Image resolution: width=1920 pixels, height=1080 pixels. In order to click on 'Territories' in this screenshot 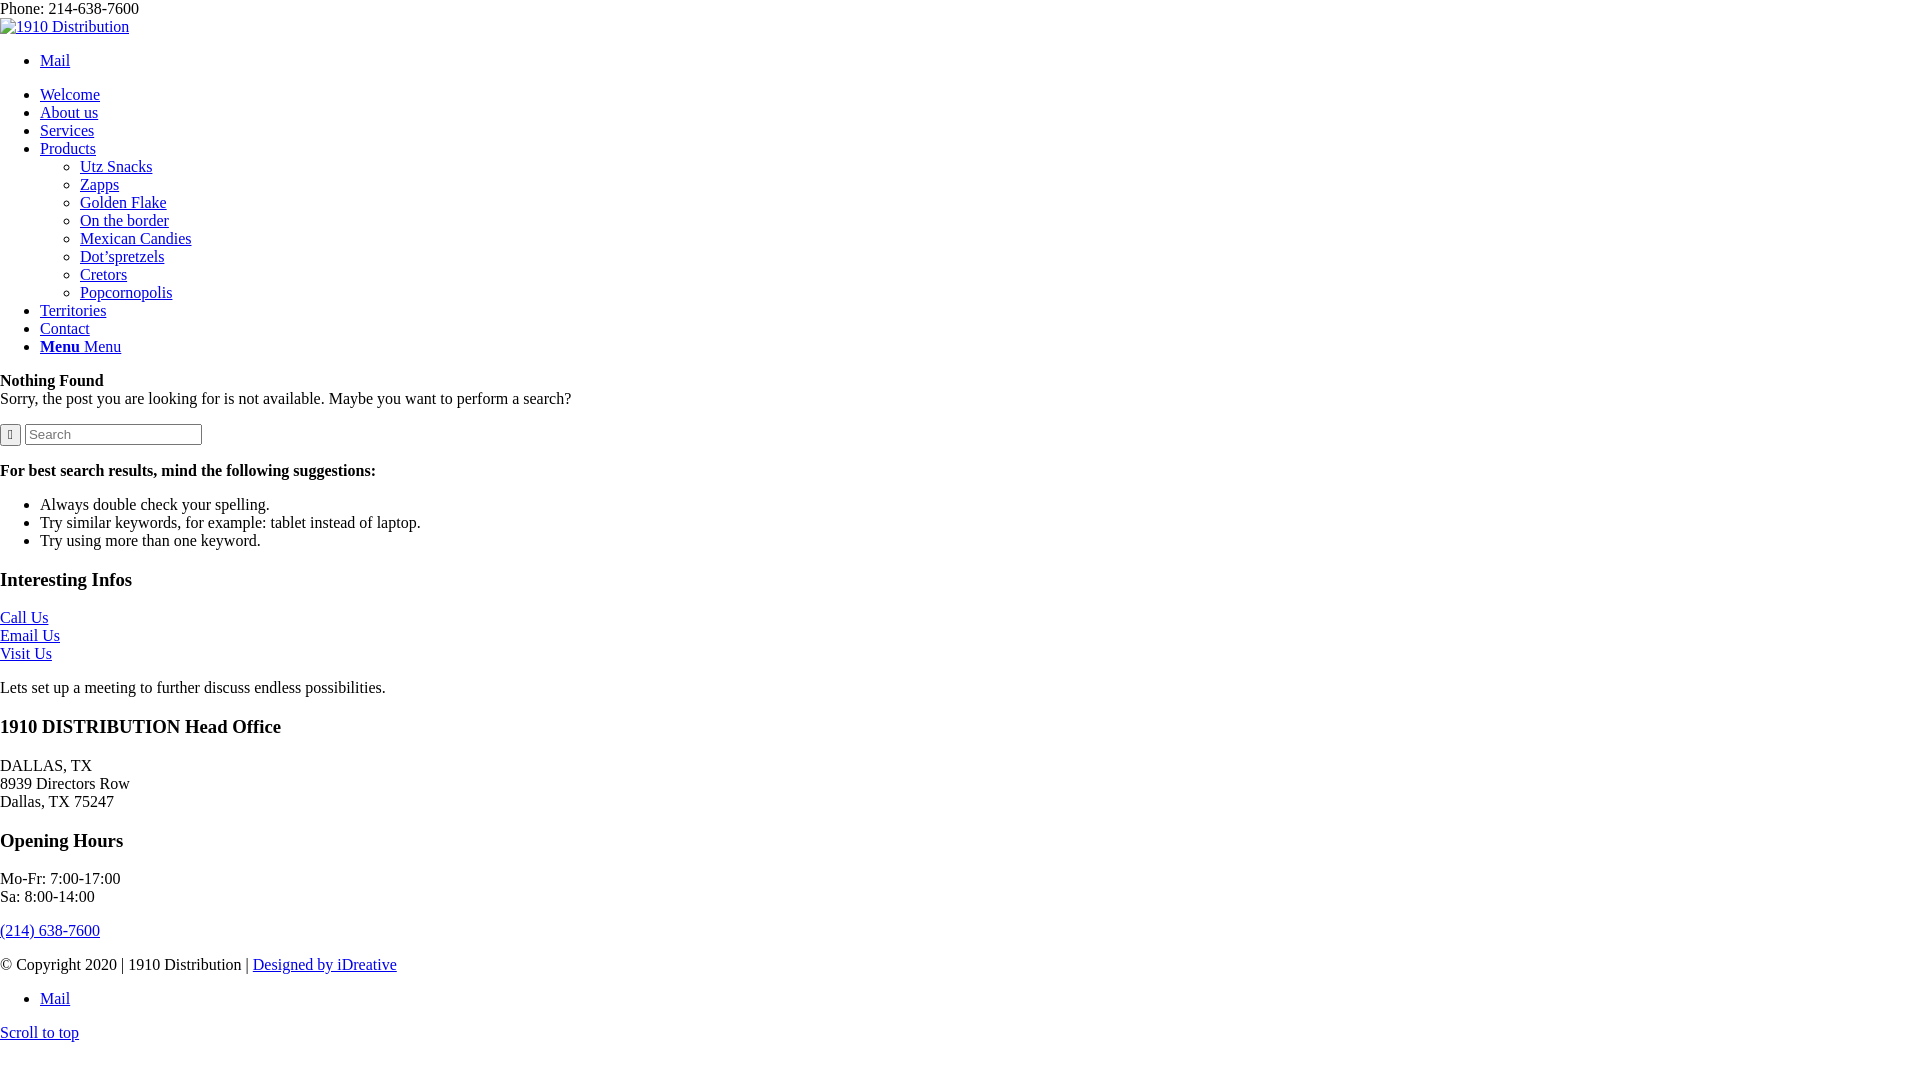, I will do `click(72, 310)`.